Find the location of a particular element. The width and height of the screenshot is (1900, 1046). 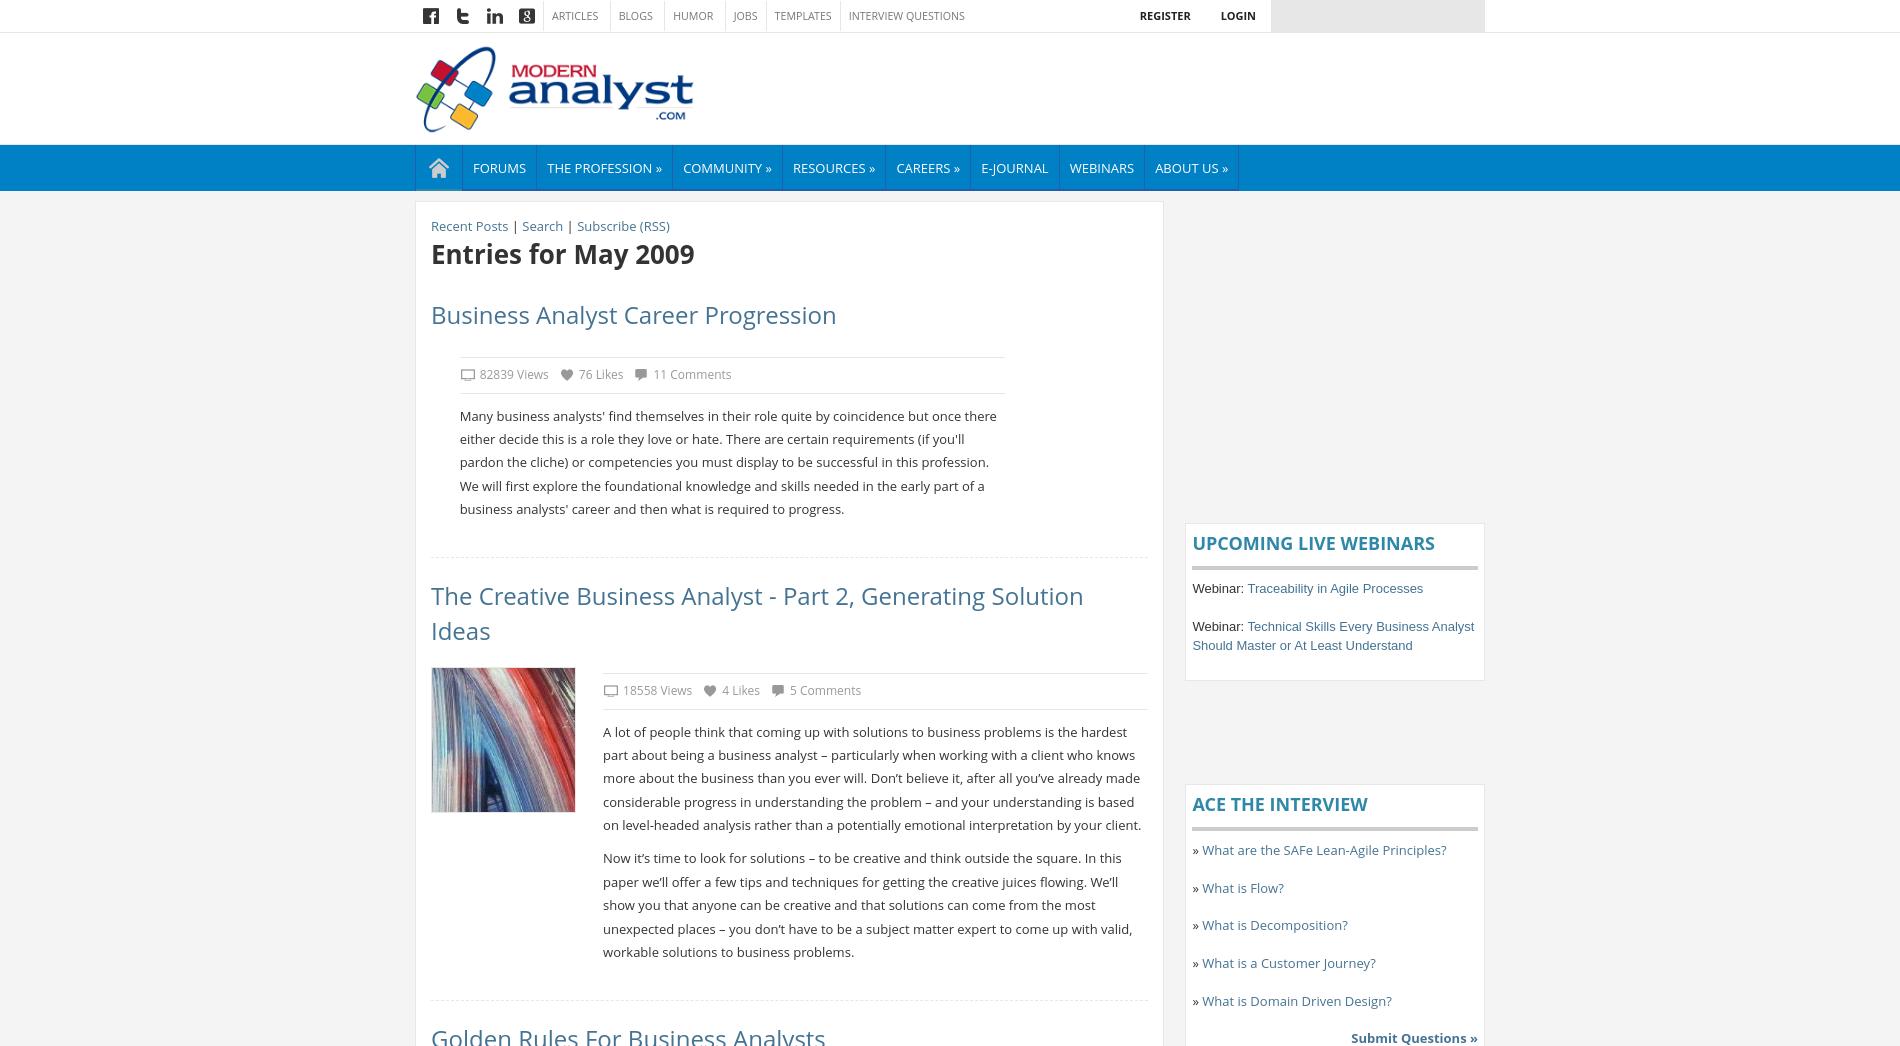

'11 Comments' is located at coordinates (691, 374).